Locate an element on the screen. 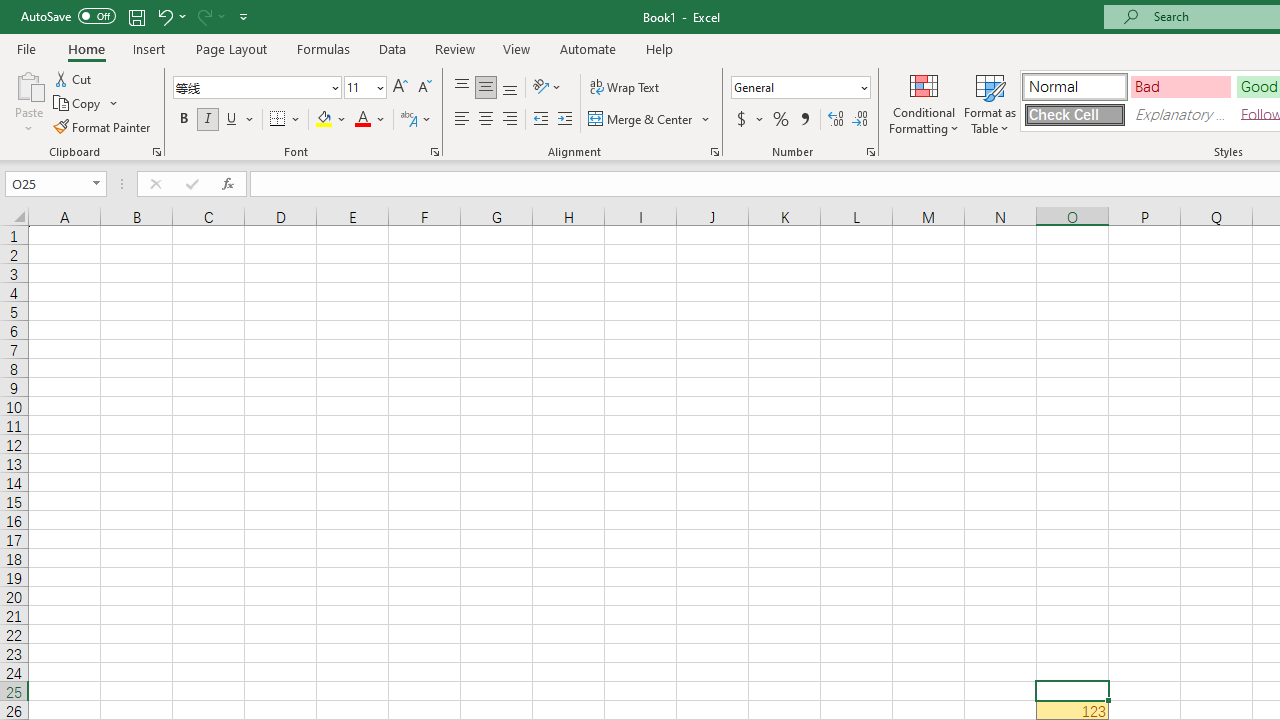 Image resolution: width=1280 pixels, height=720 pixels. 'Check Cell' is located at coordinates (1073, 114).